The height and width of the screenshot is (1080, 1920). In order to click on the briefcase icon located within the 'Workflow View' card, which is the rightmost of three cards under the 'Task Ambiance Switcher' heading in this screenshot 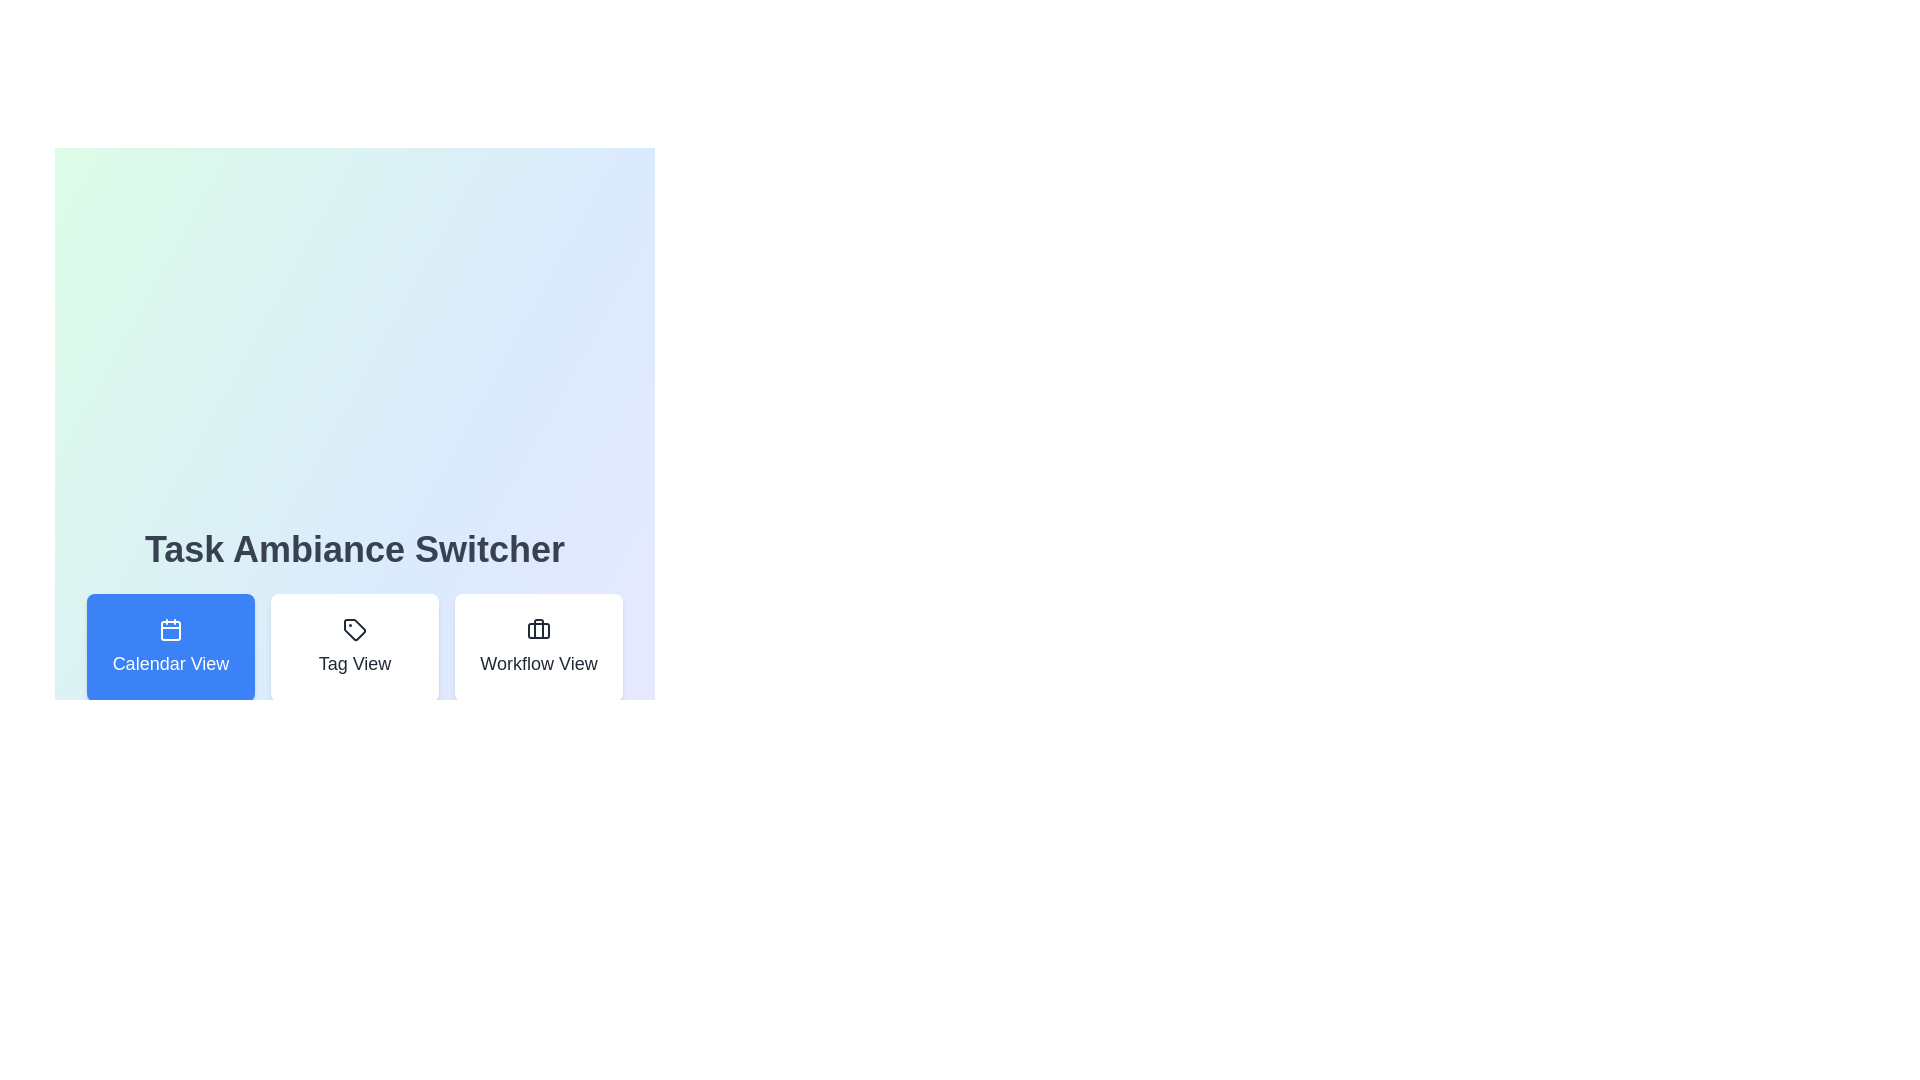, I will do `click(538, 628)`.